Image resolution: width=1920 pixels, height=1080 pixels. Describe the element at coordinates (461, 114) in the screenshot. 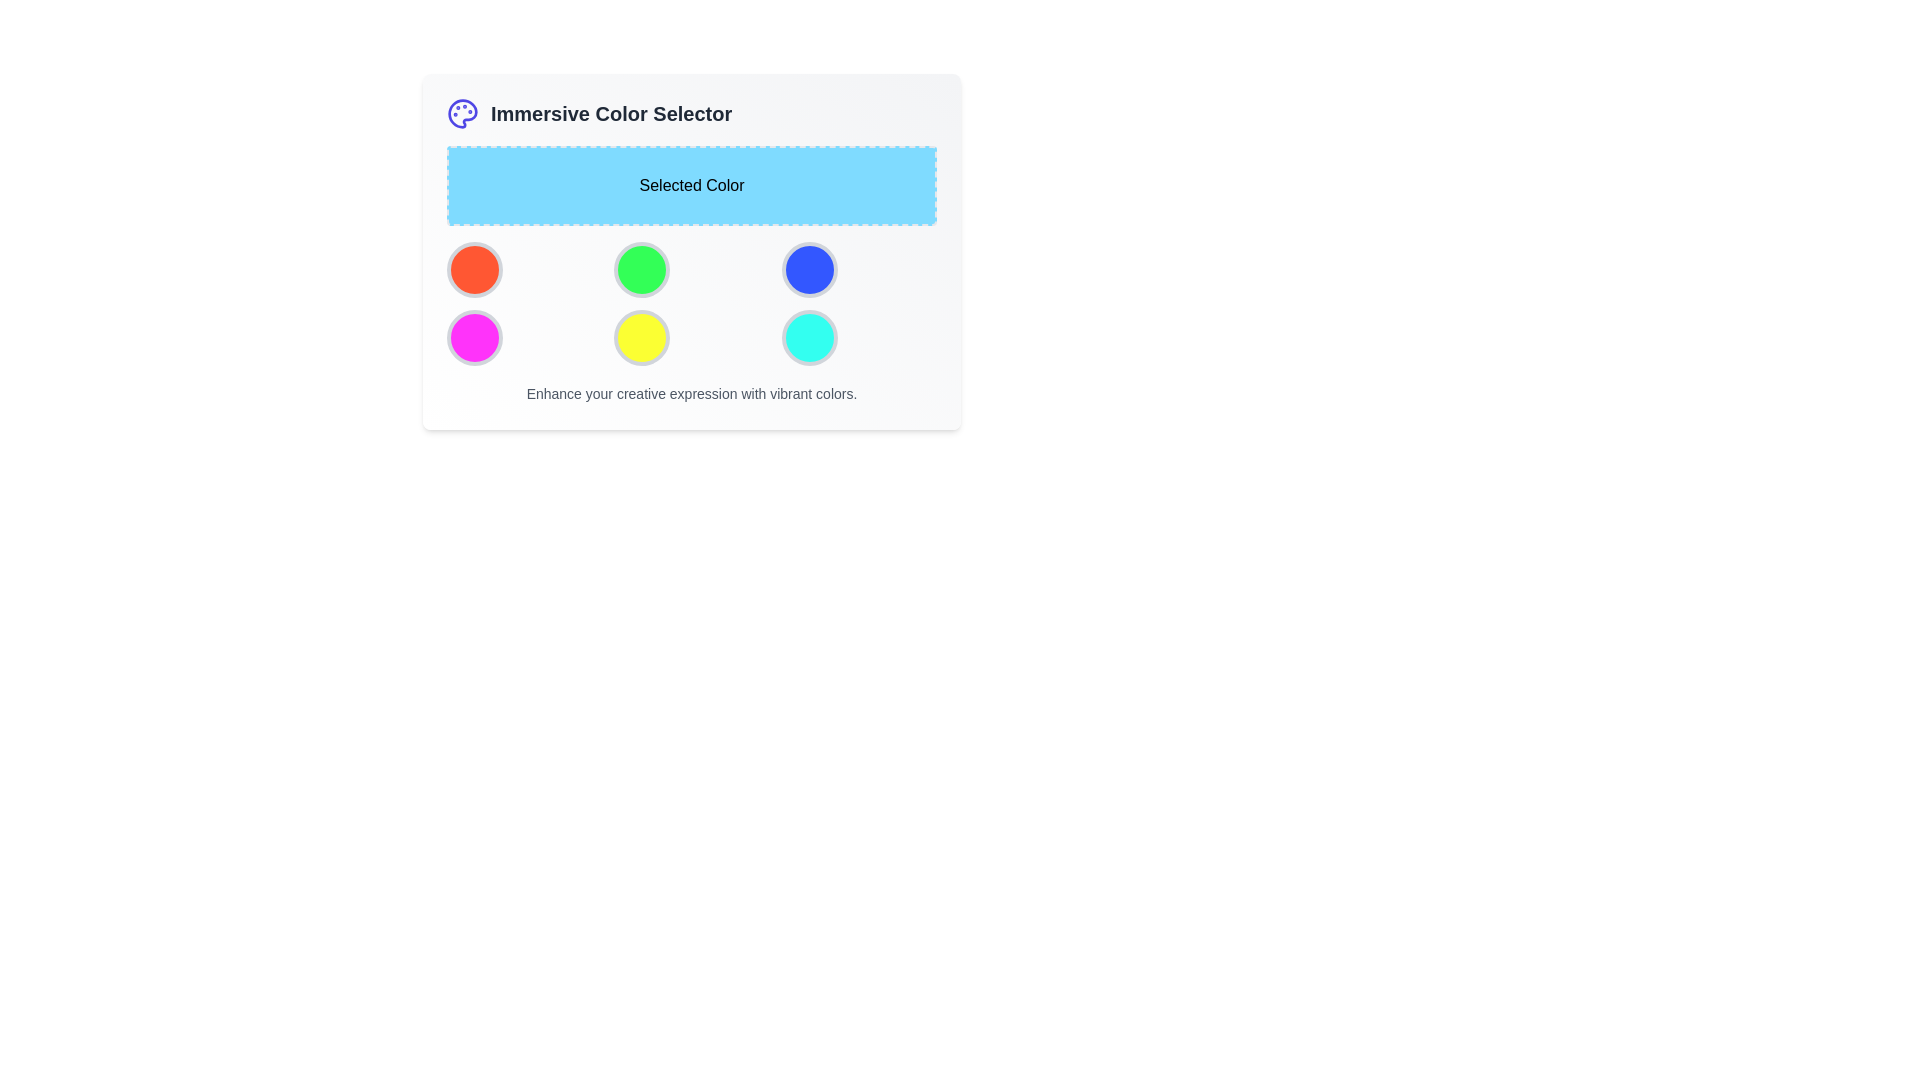

I see `the solid circular color palette icon located in the top-left corner of the card's header` at that location.